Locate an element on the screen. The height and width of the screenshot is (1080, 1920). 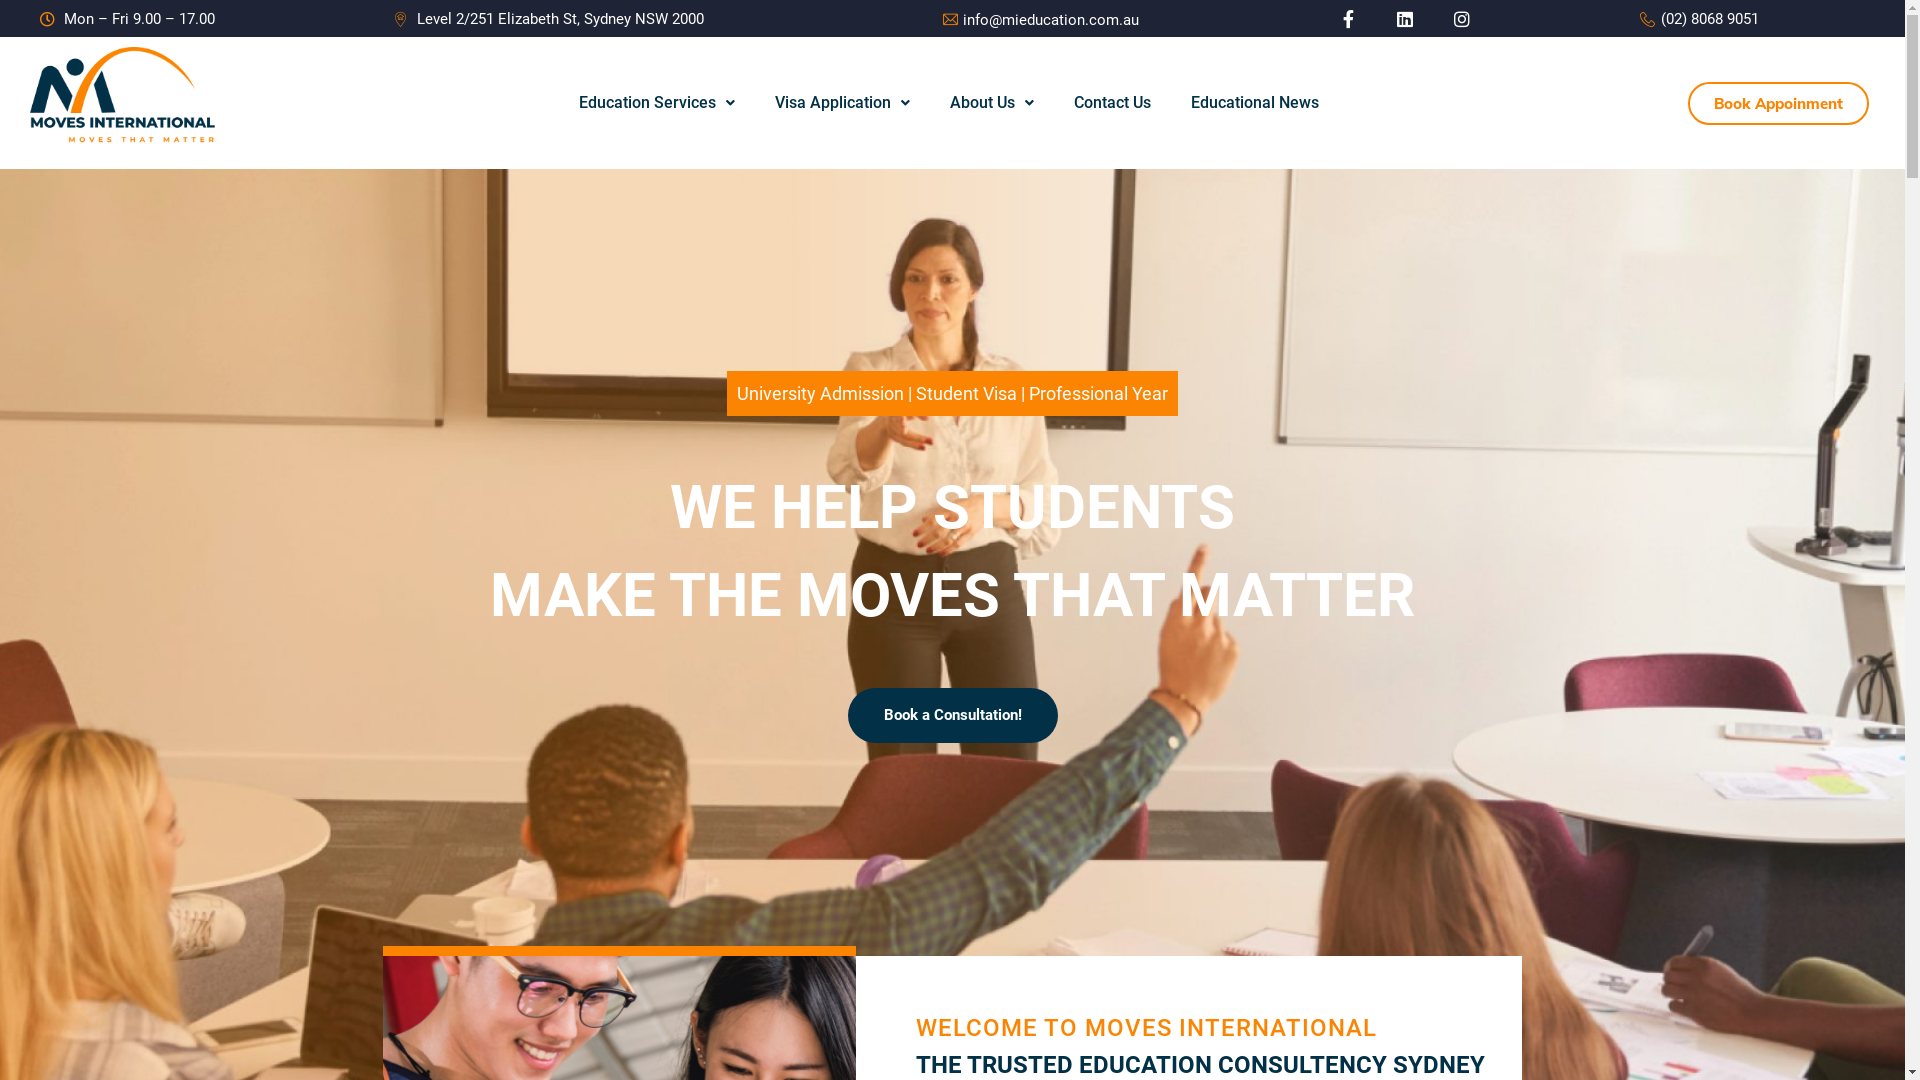
'Visa Application' is located at coordinates (842, 103).